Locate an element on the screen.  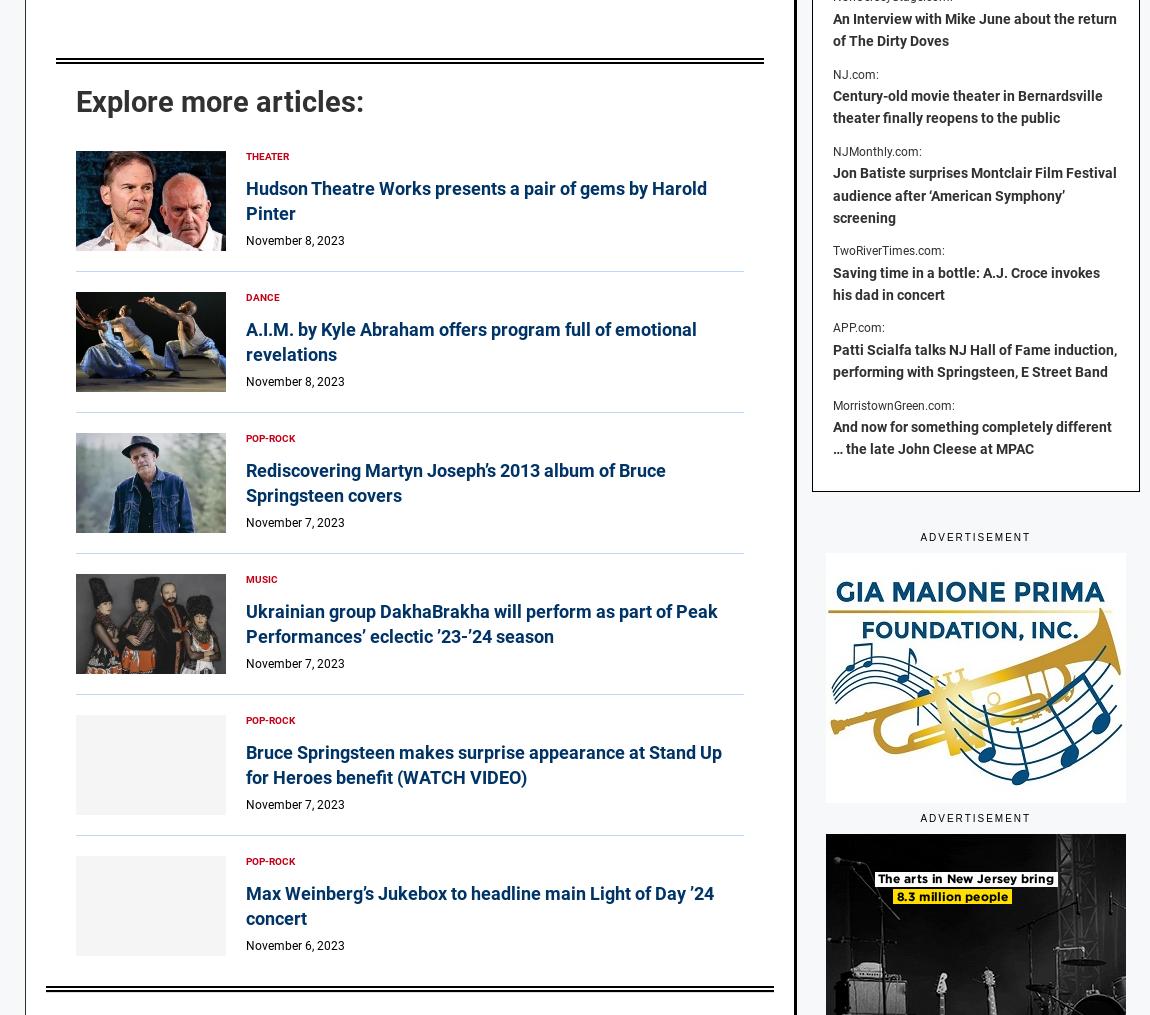
'NJ.com:' is located at coordinates (854, 72).